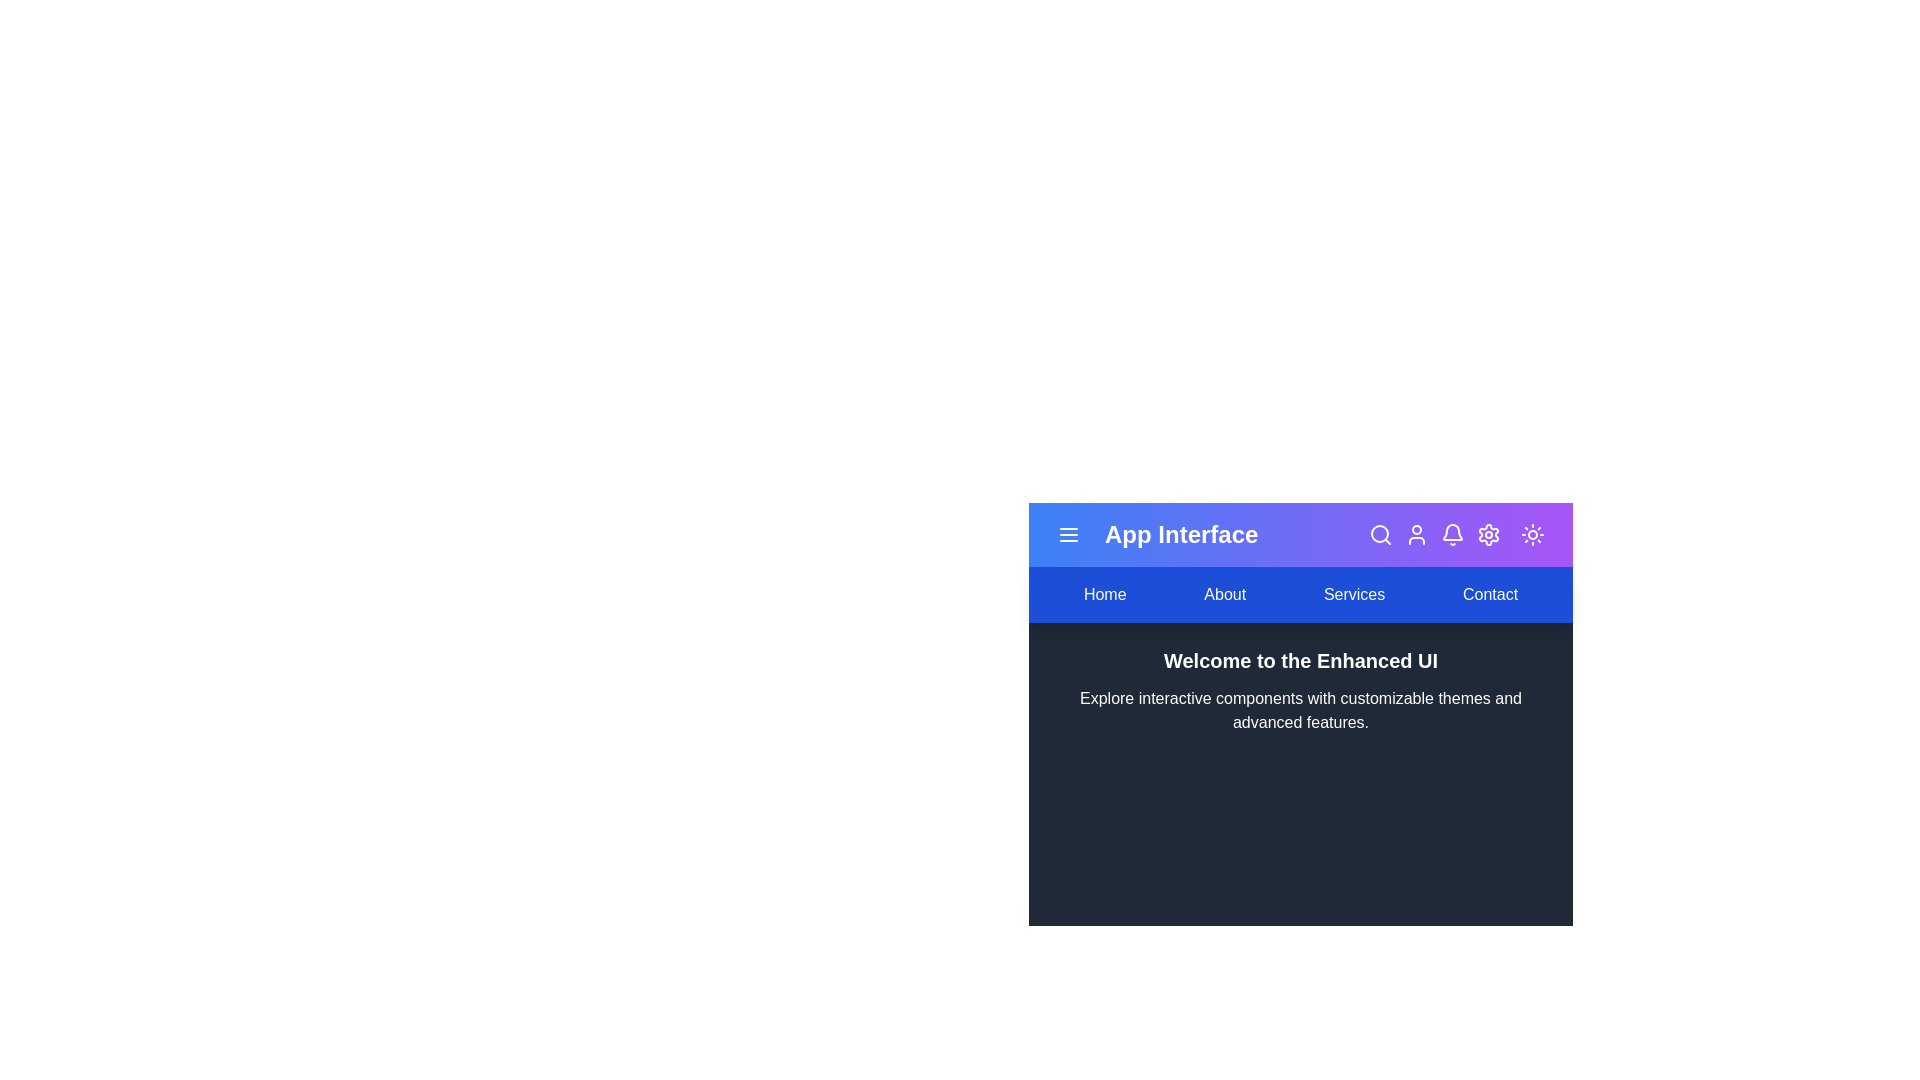  Describe the element at coordinates (1068, 534) in the screenshot. I see `the menu button to toggle the visibility of the menu` at that location.